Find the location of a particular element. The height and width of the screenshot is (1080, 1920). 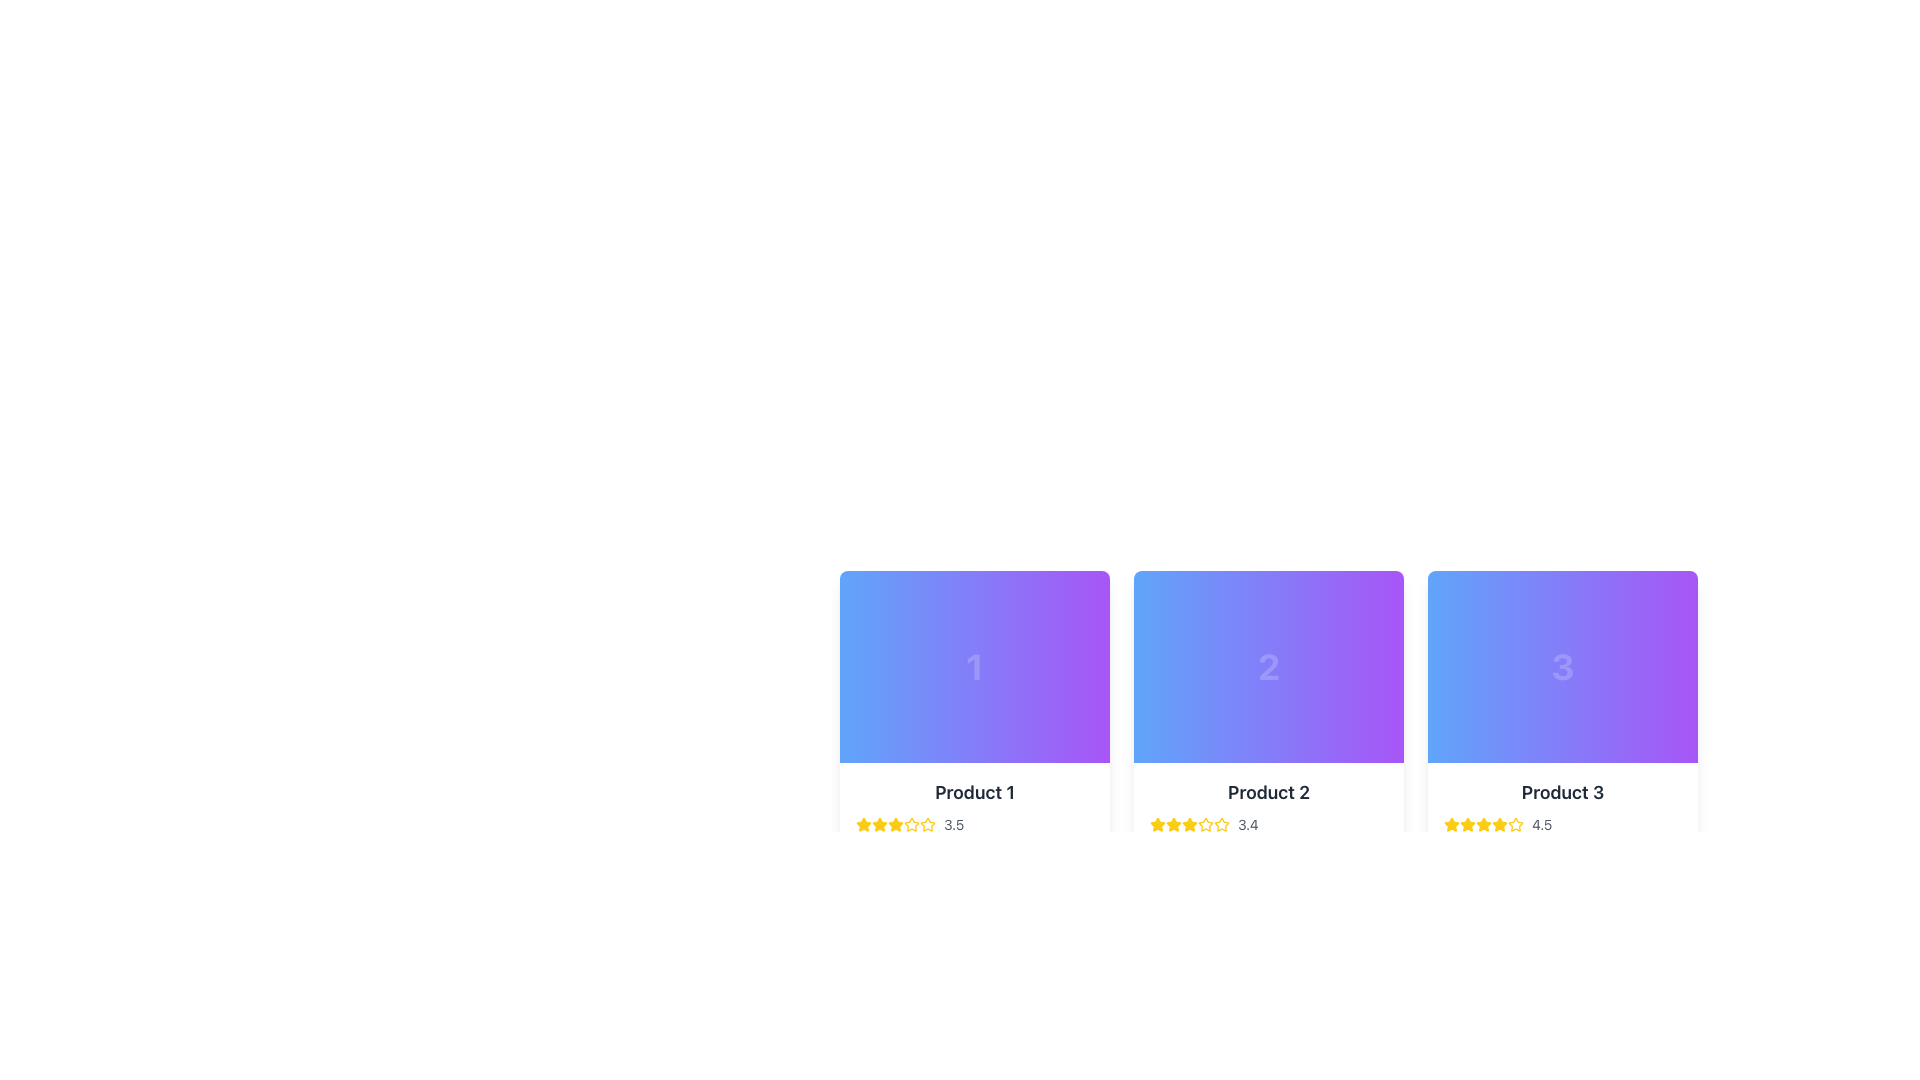

the third star icon in the group of five stars representing a 3.5-star rating beneath the 'Product 1' card is located at coordinates (895, 825).